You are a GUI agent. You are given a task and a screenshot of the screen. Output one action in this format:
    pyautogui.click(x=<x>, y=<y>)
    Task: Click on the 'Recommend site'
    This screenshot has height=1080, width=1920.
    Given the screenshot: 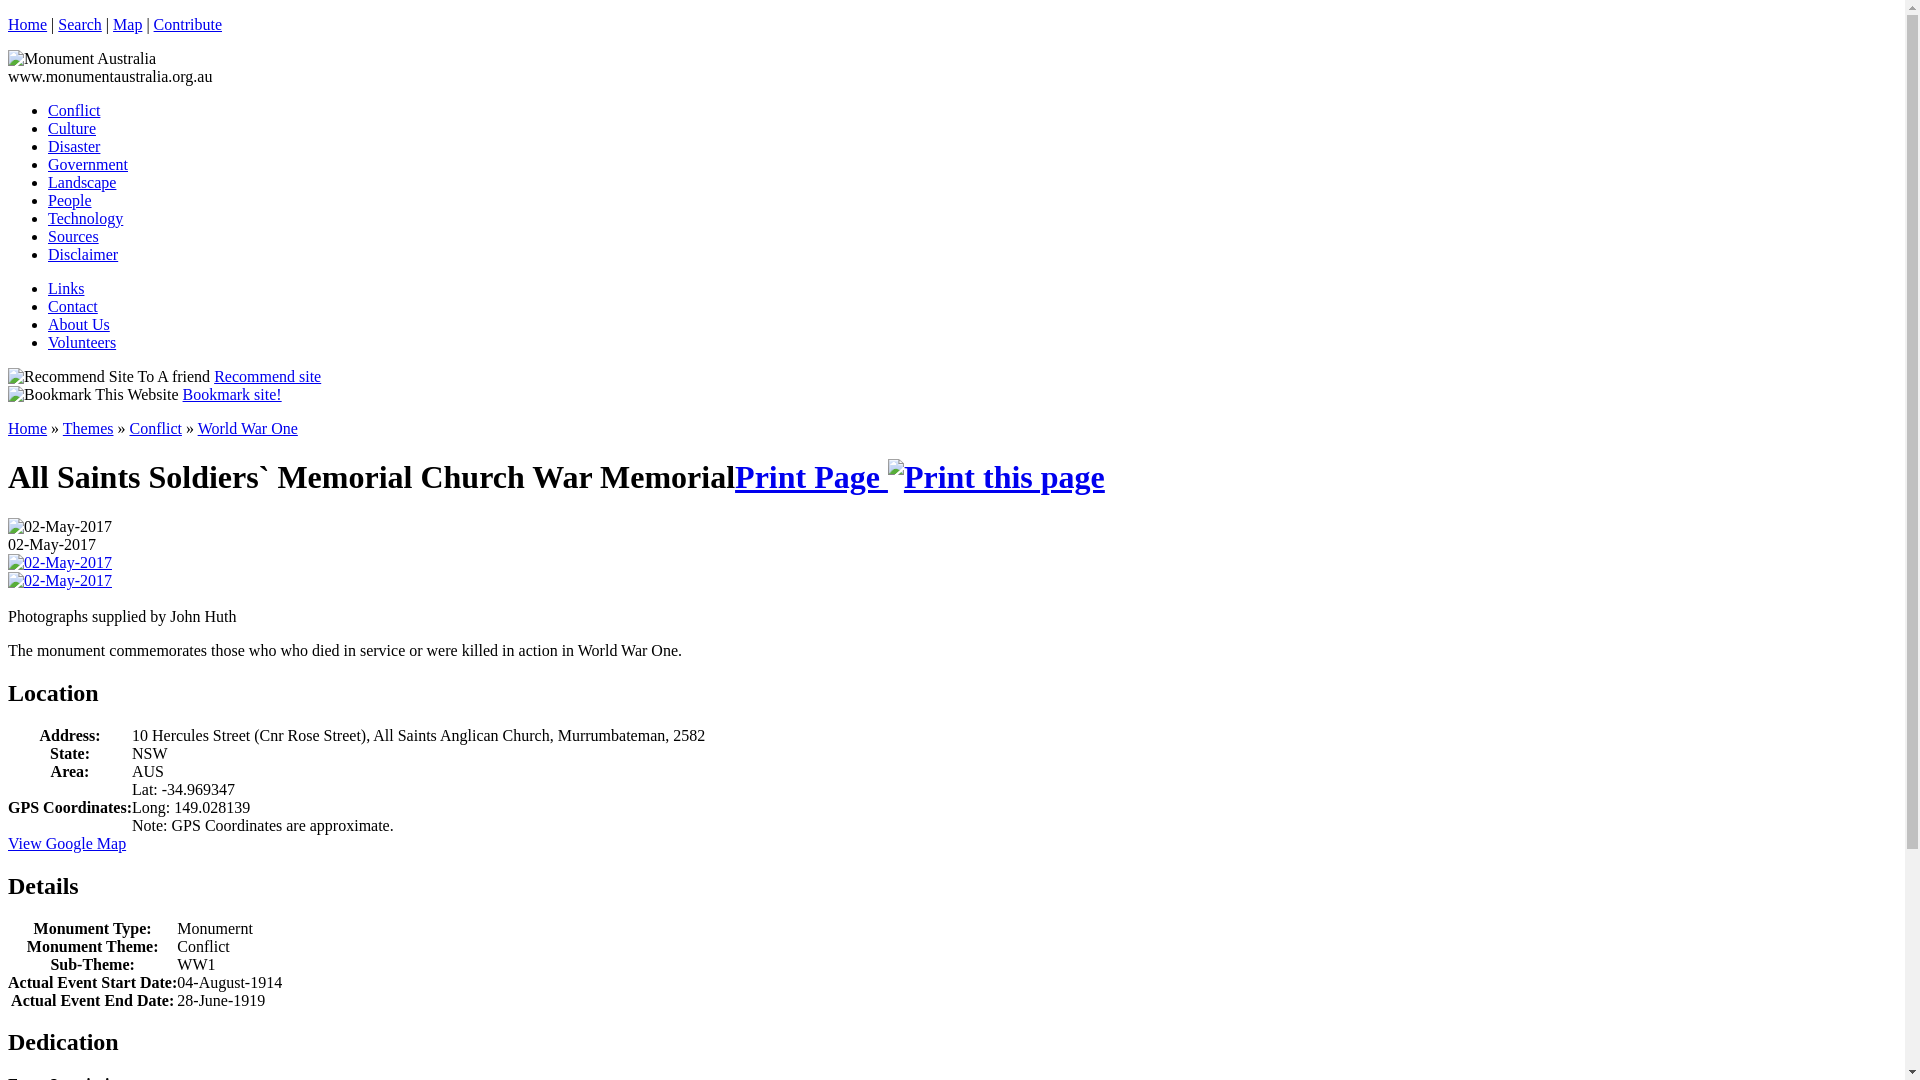 What is the action you would take?
    pyautogui.click(x=266, y=376)
    